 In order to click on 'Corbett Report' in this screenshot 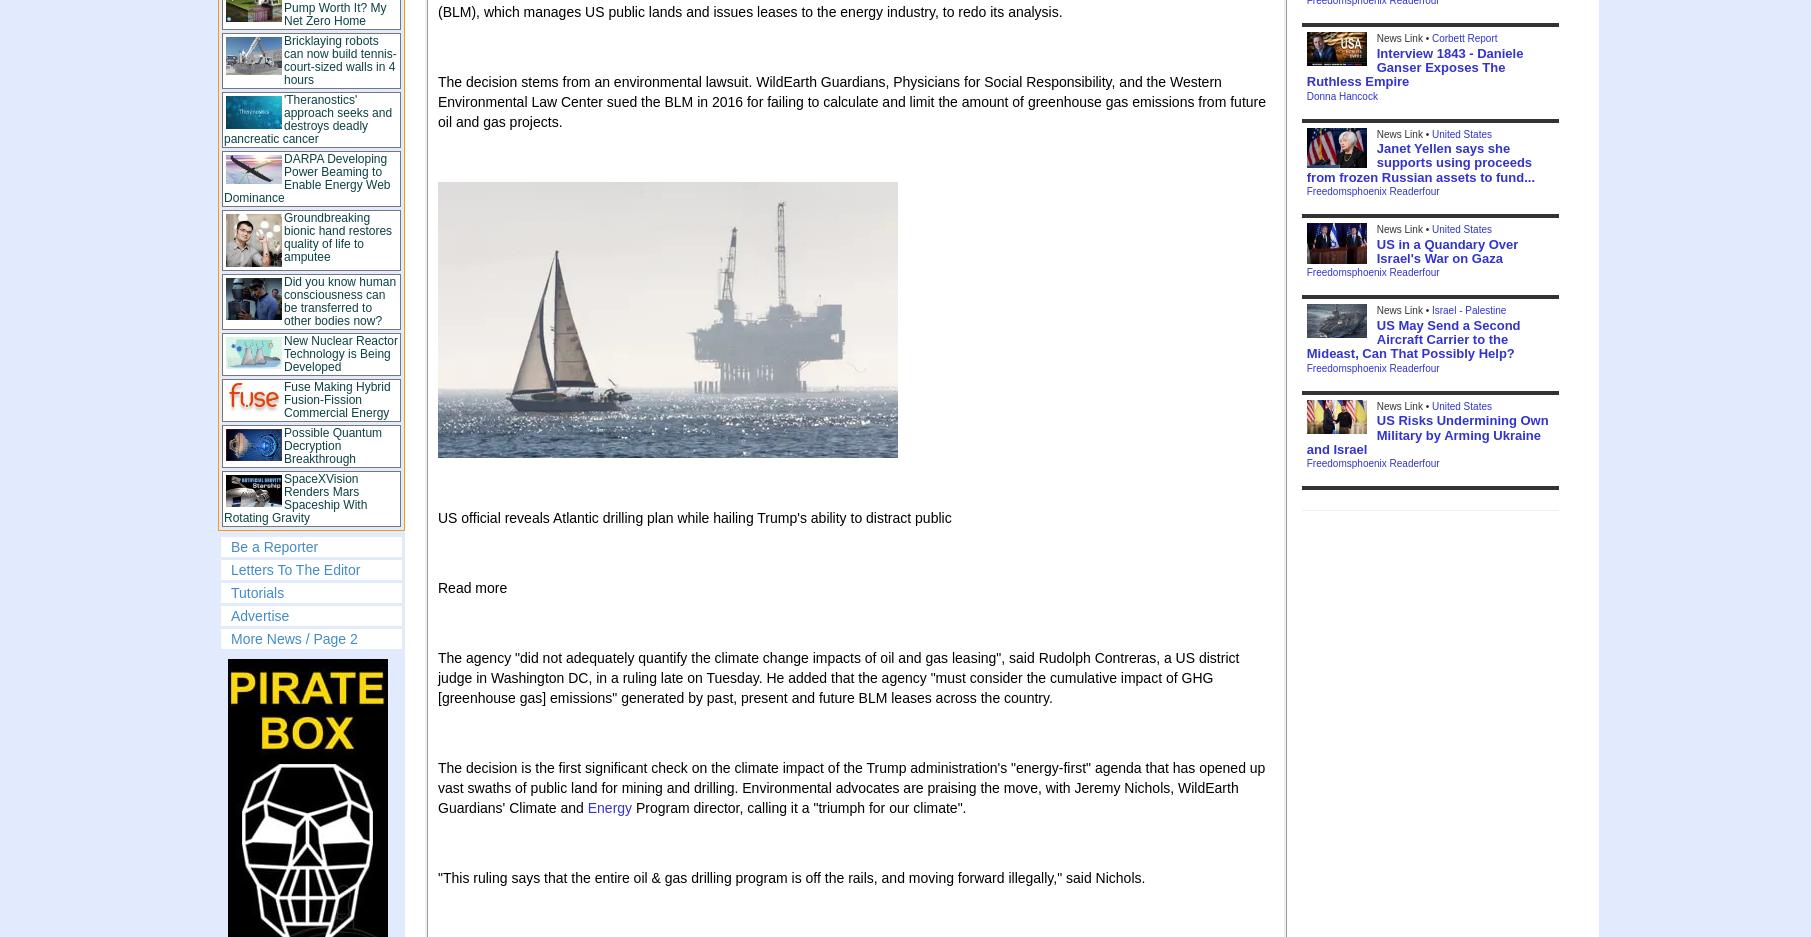, I will do `click(1431, 38)`.